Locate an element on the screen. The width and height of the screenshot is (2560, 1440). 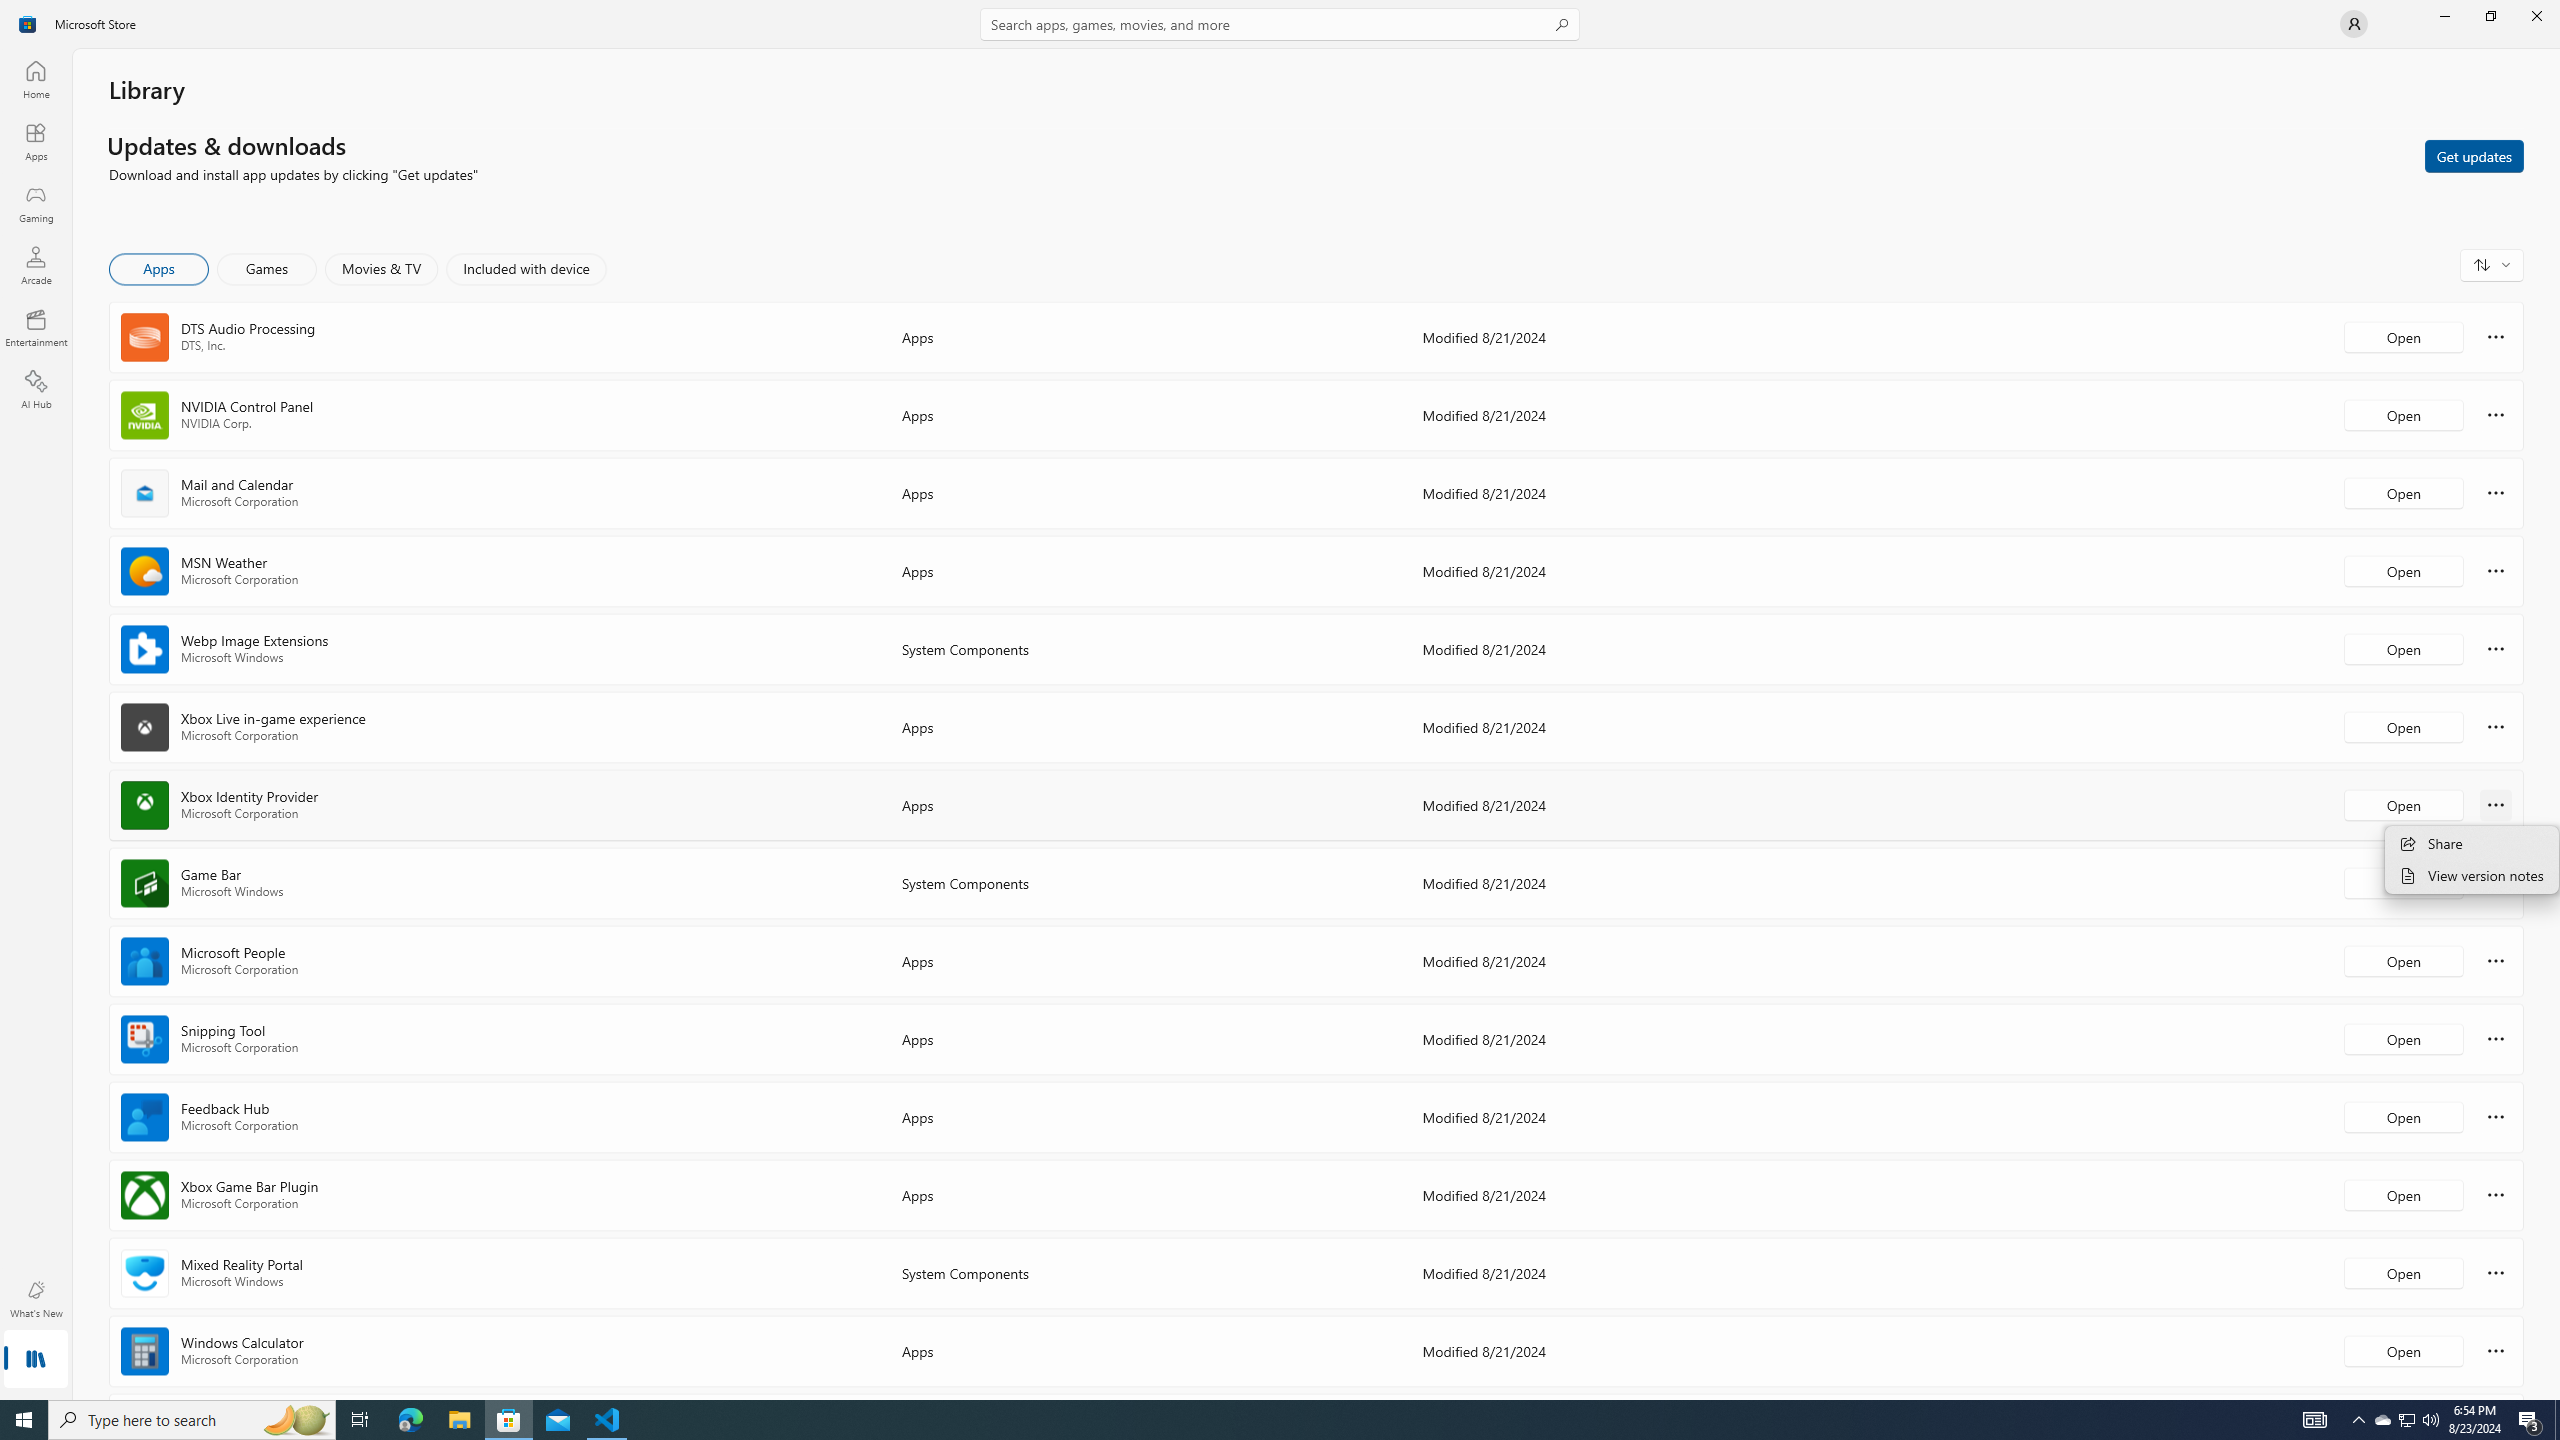
'Included with device' is located at coordinates (525, 268).